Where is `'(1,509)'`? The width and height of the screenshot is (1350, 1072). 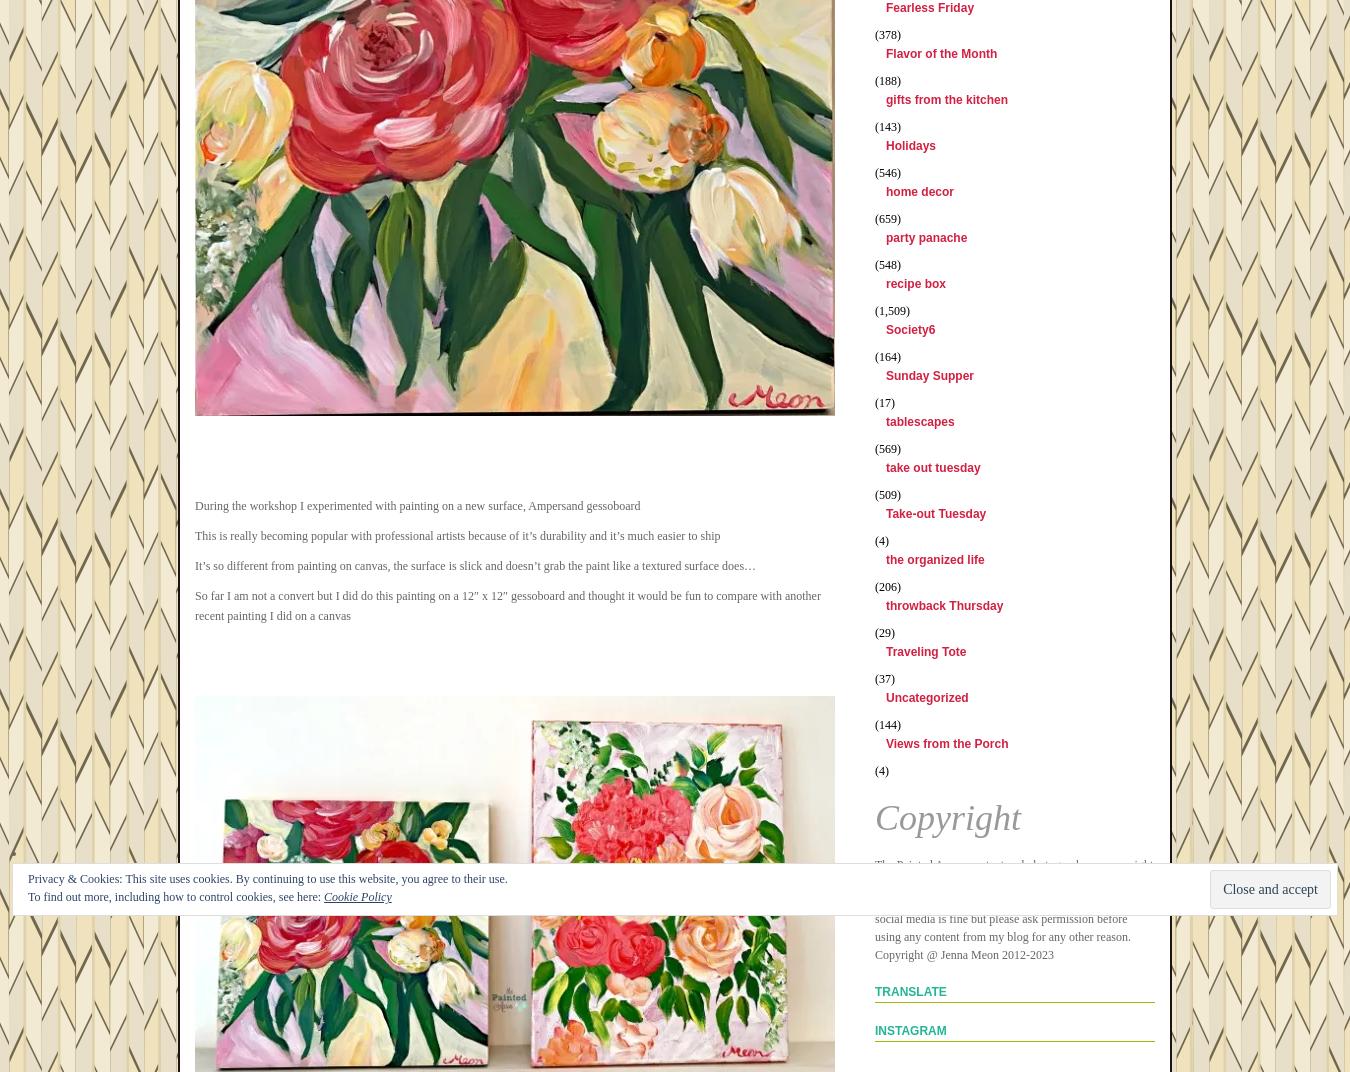
'(1,509)' is located at coordinates (892, 309).